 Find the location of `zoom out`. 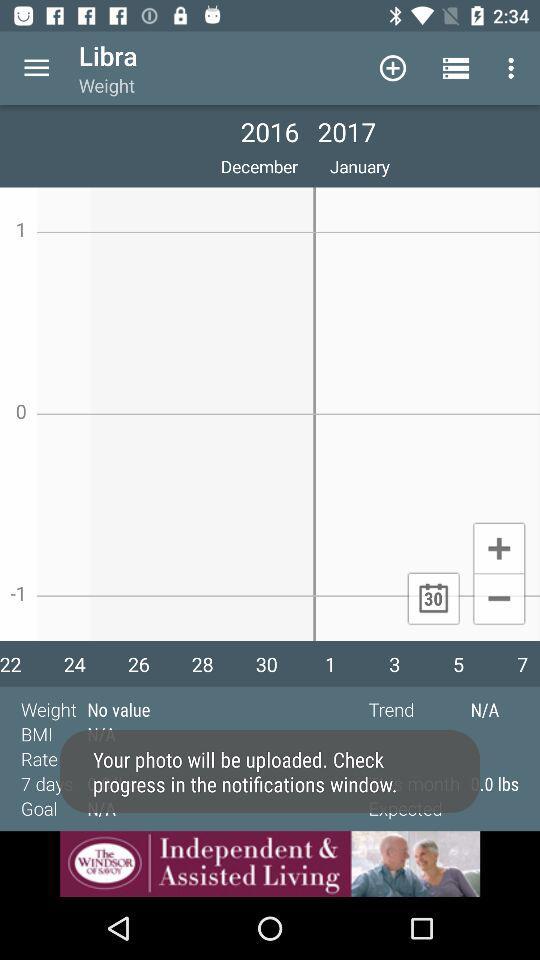

zoom out is located at coordinates (498, 600).